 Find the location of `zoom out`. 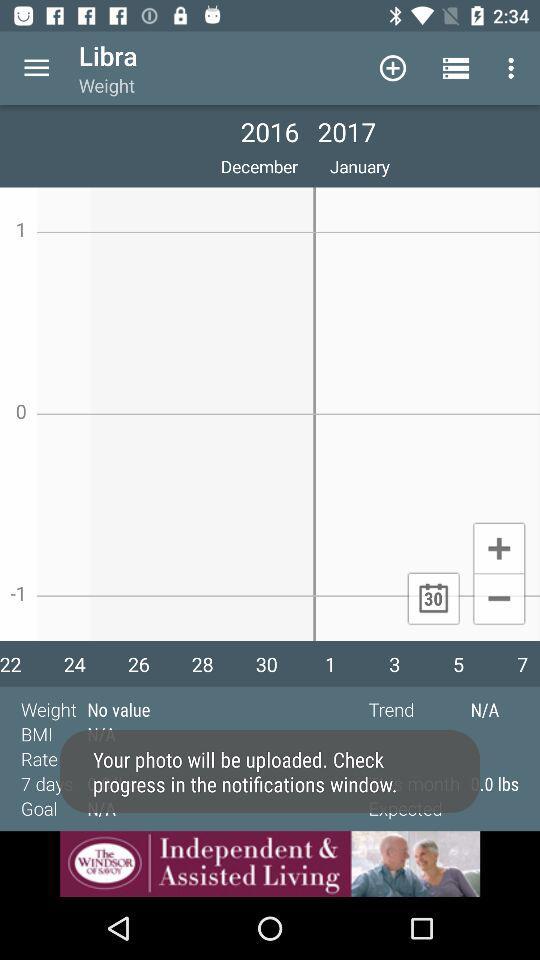

zoom out is located at coordinates (498, 600).